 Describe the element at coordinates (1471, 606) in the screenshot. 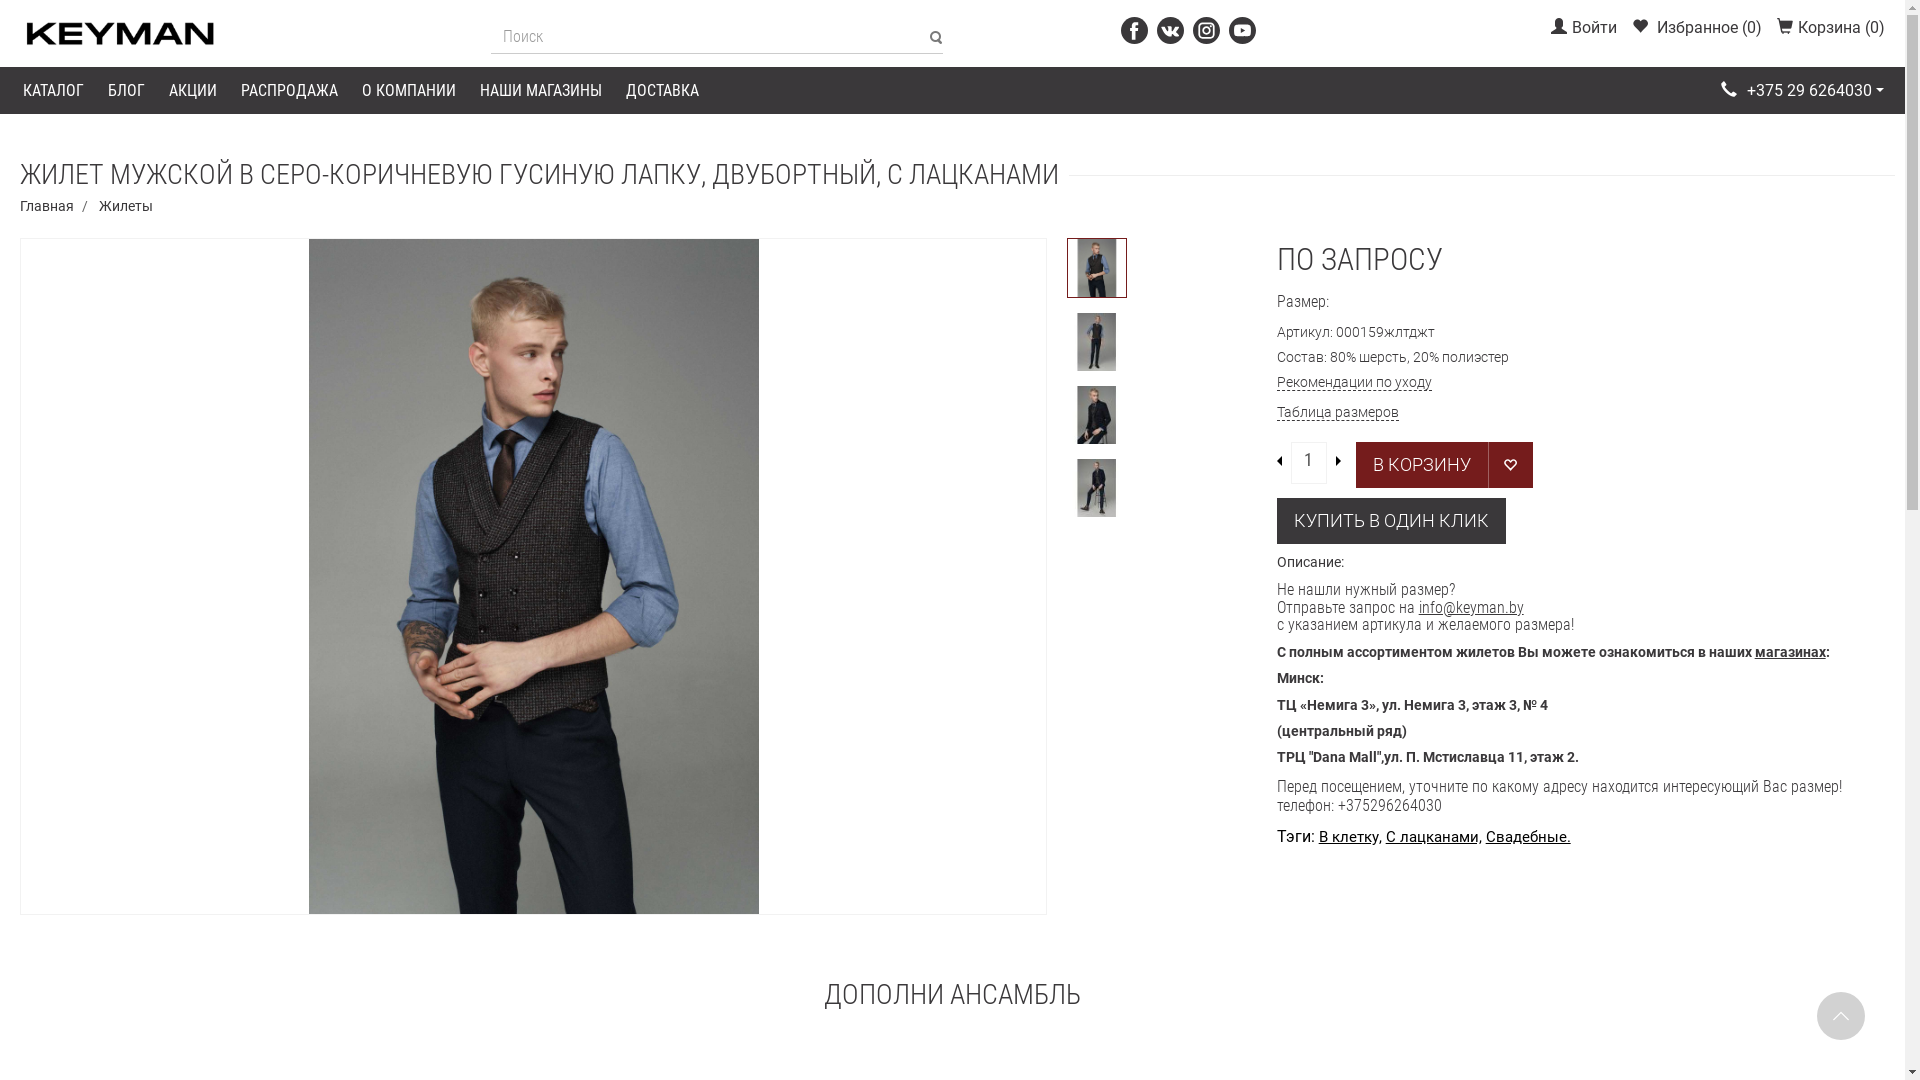

I see `'info@keyman.by'` at that location.